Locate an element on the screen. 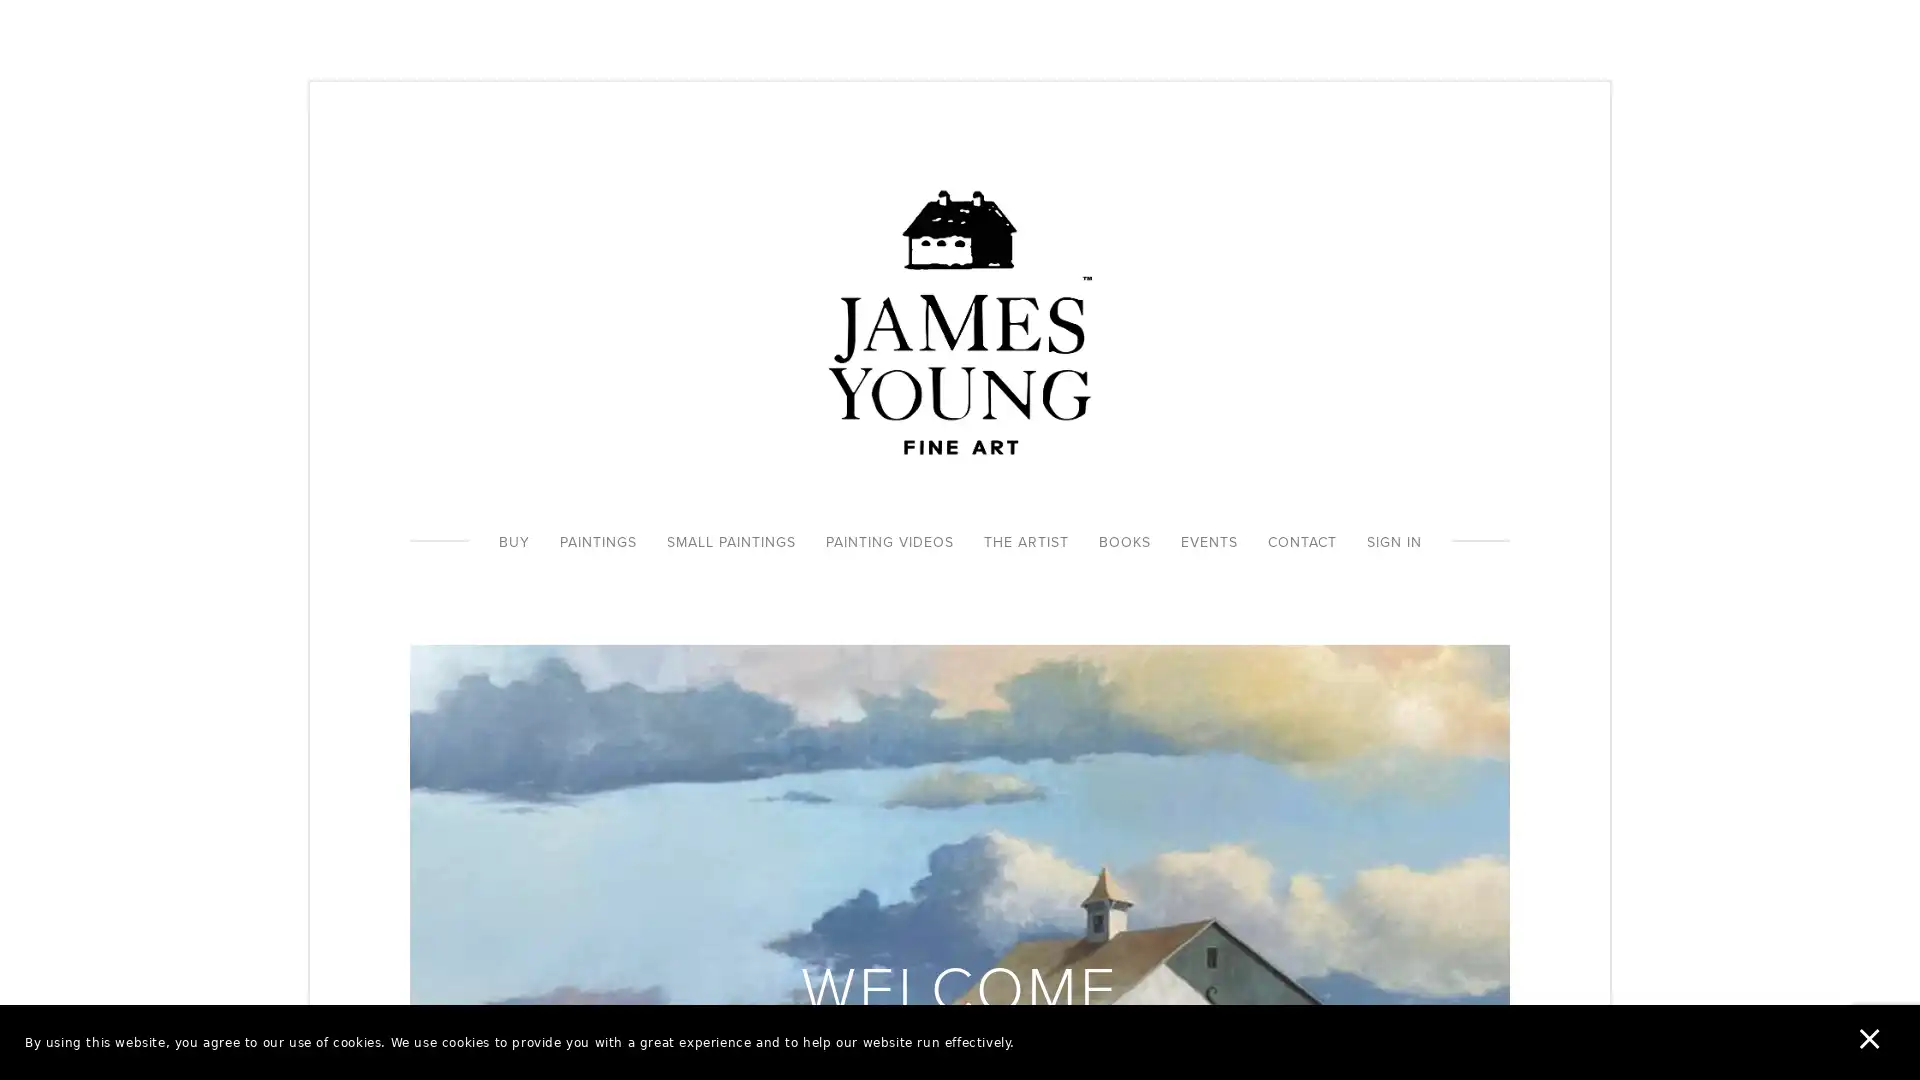 The image size is (1920, 1080). Sign Up! is located at coordinates (960, 660).